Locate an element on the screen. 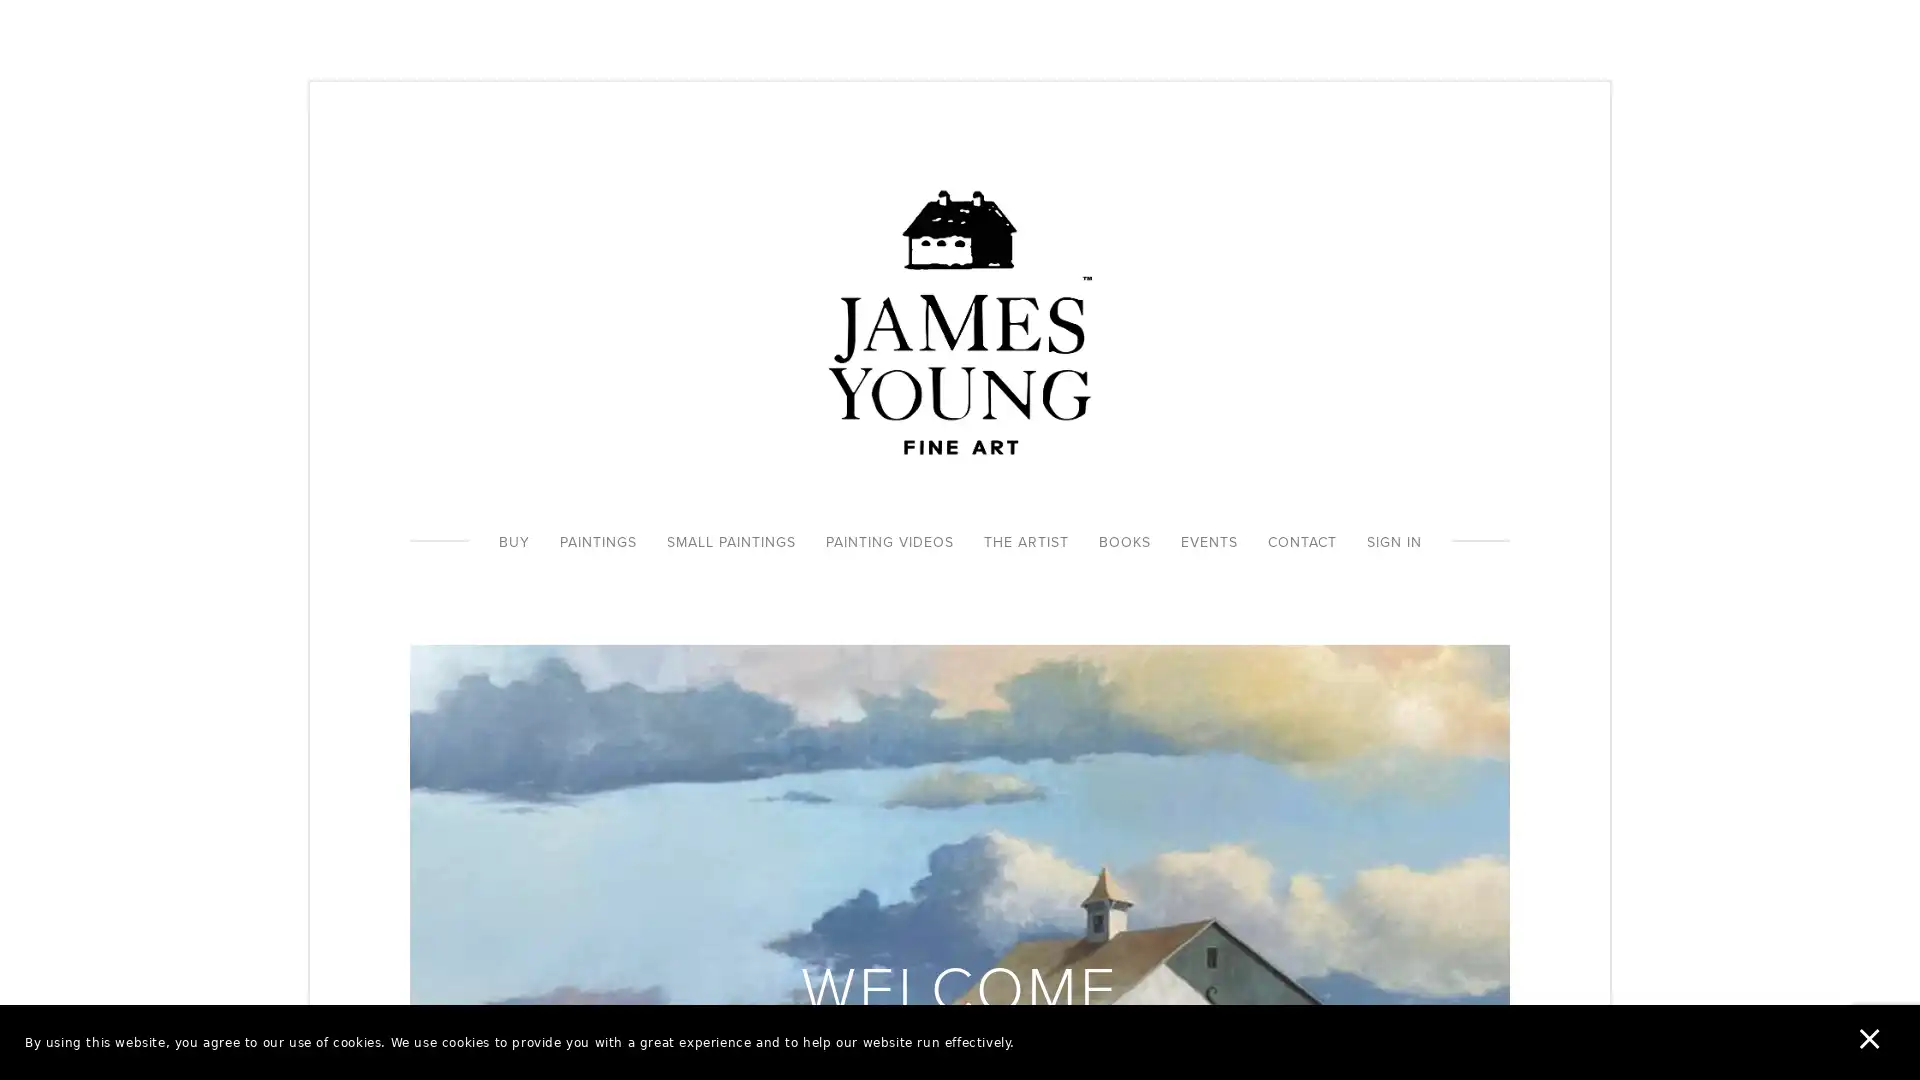 The image size is (1920, 1080). Sign Up! is located at coordinates (960, 660).